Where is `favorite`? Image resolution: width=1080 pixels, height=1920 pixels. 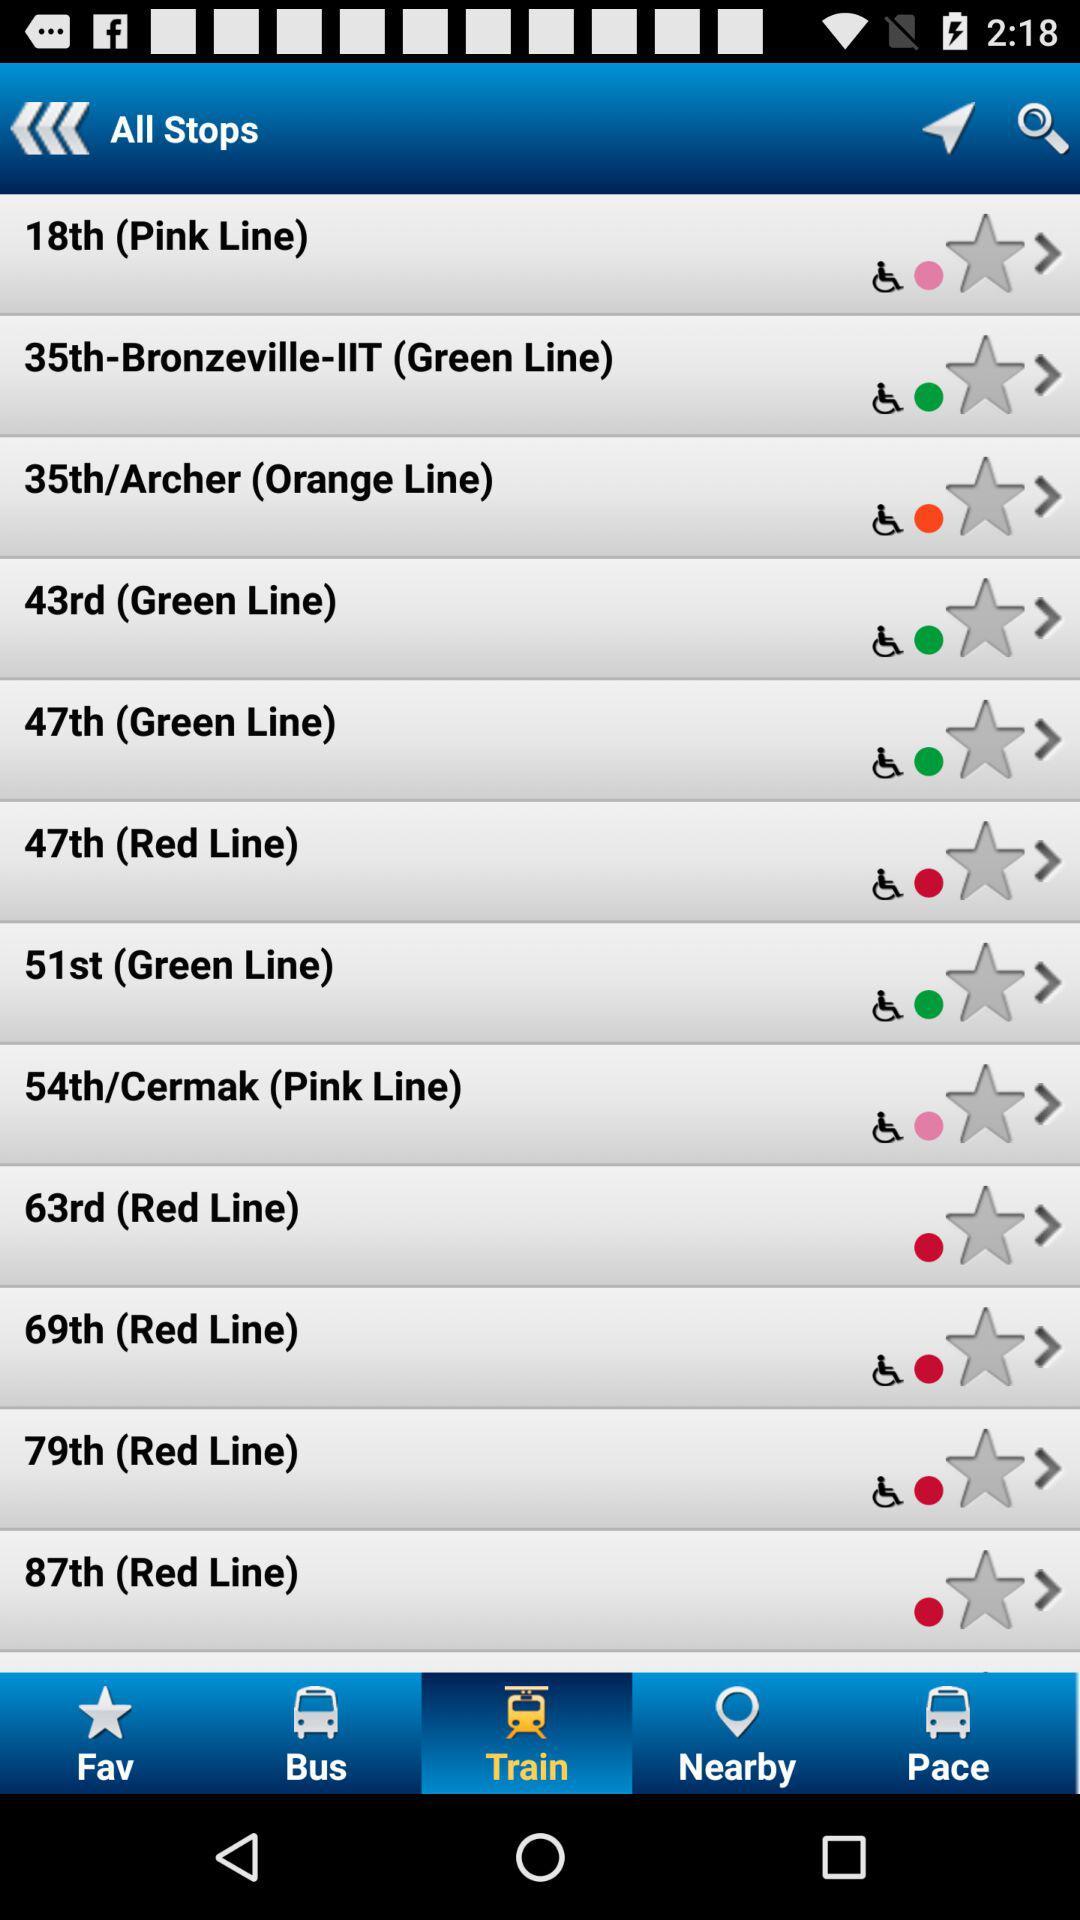 favorite is located at coordinates (984, 738).